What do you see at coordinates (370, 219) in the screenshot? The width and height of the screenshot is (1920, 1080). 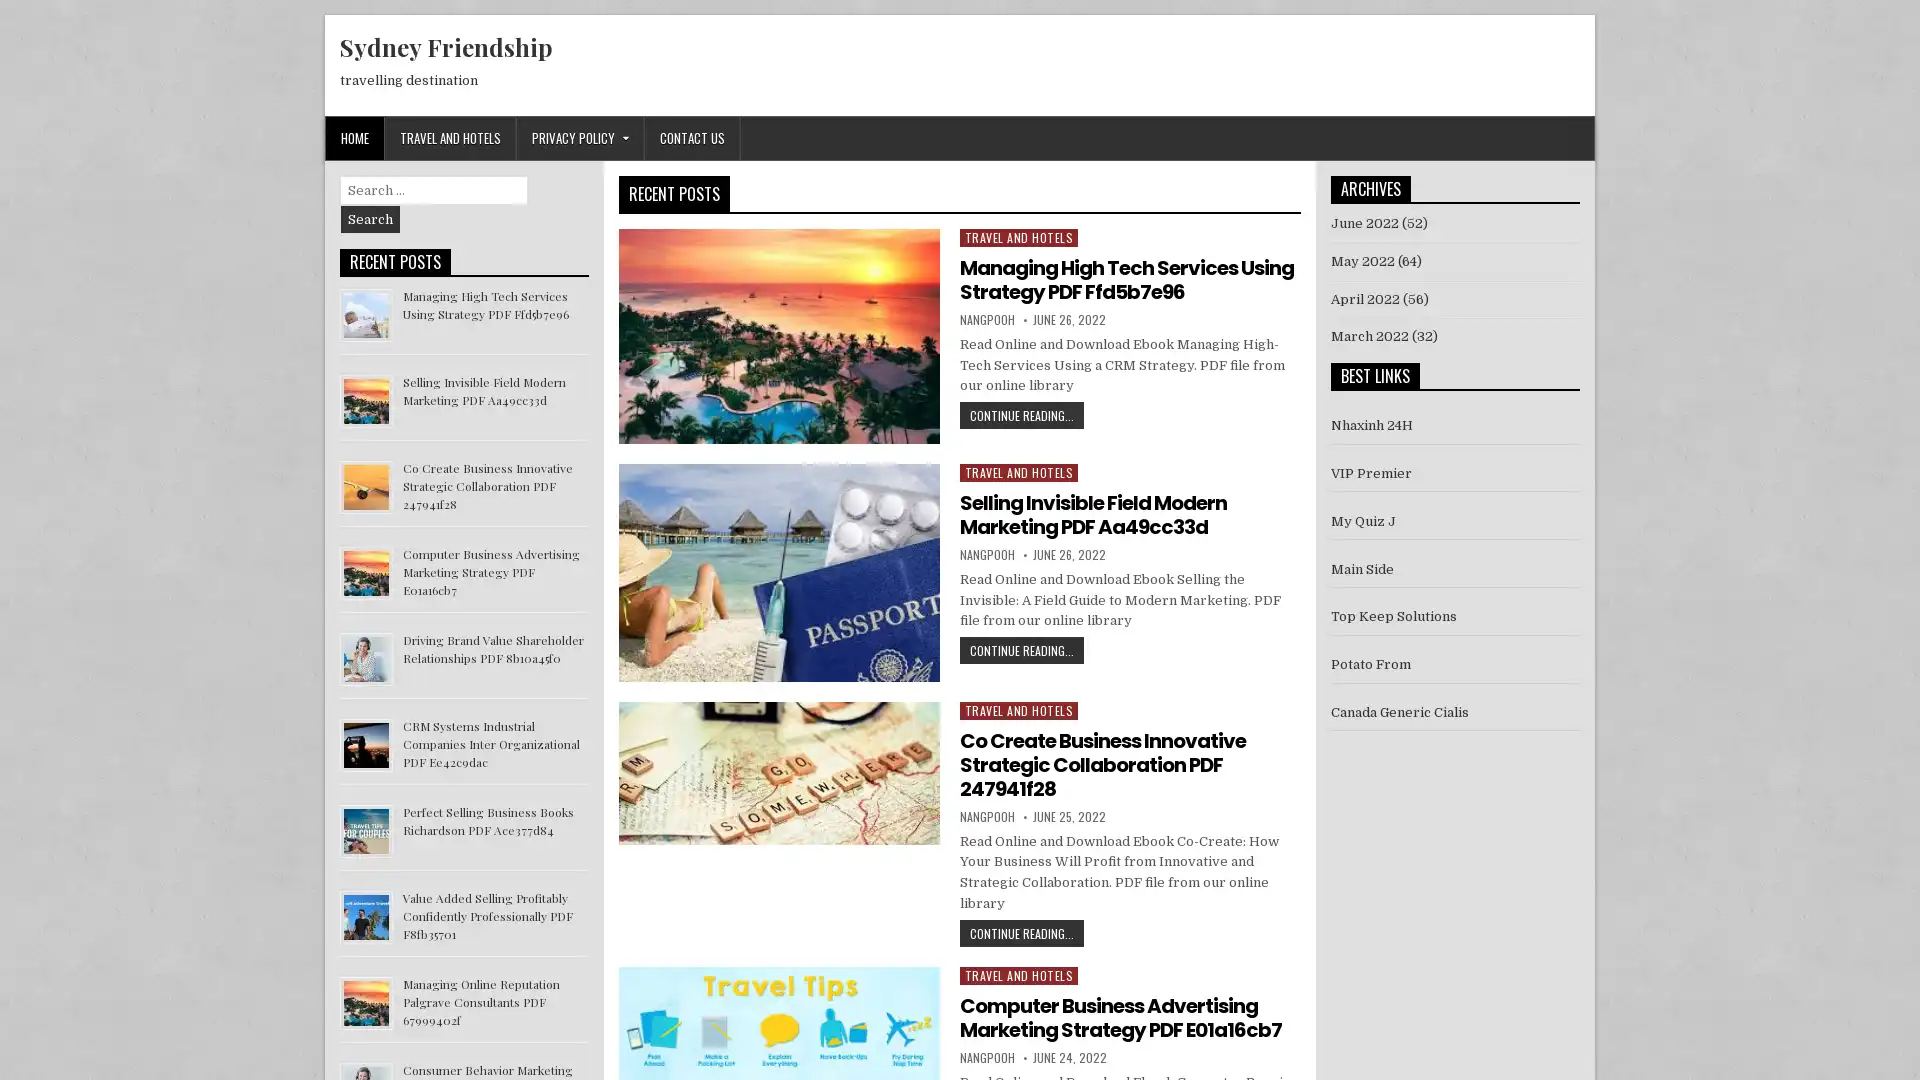 I see `Search` at bounding box center [370, 219].